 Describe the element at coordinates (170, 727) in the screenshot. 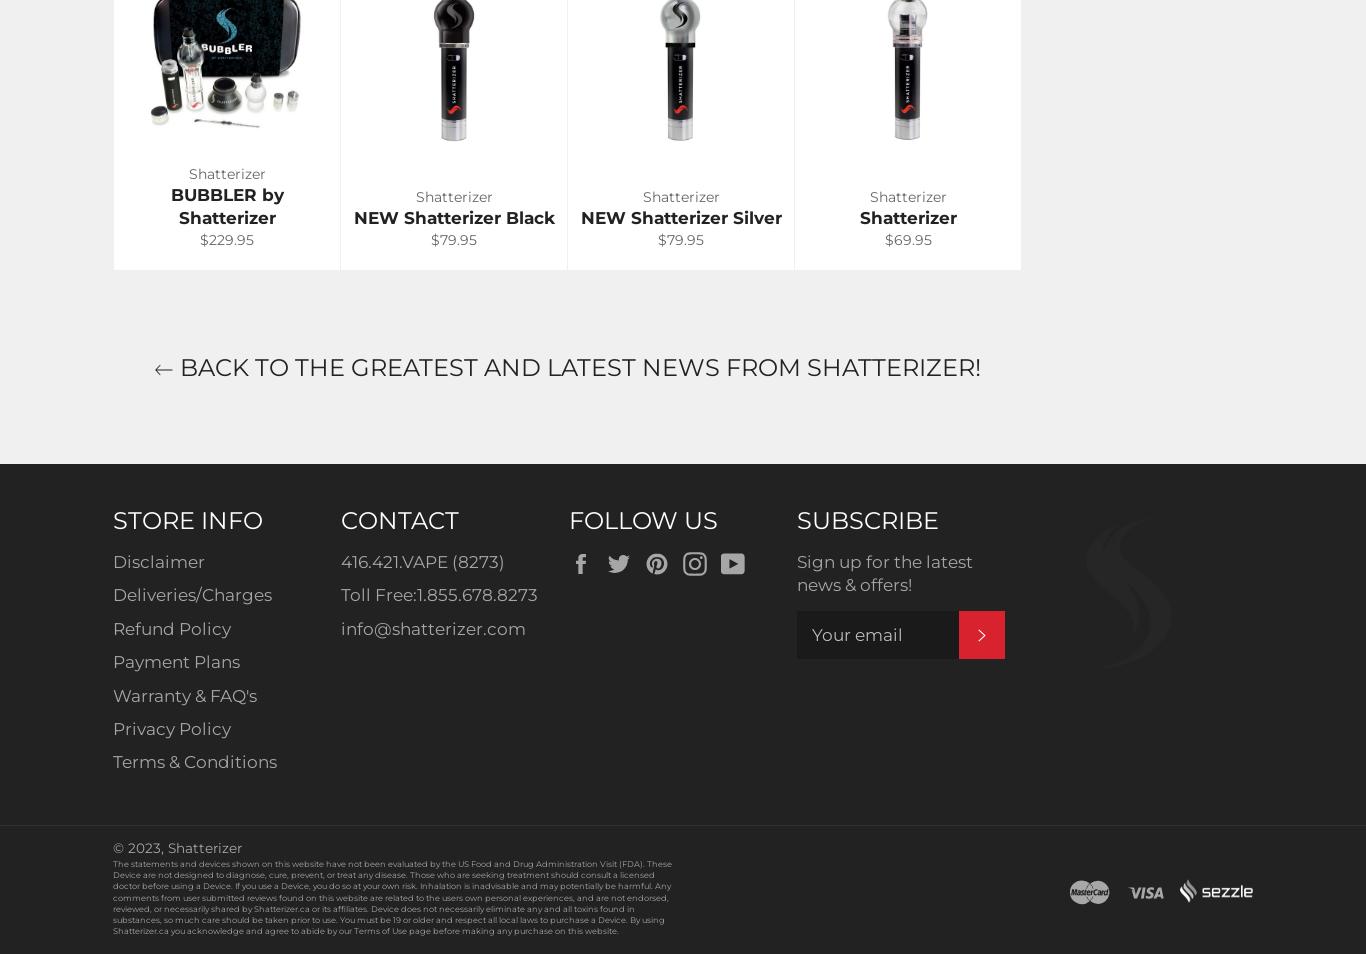

I see `'Privacy Policy'` at that location.